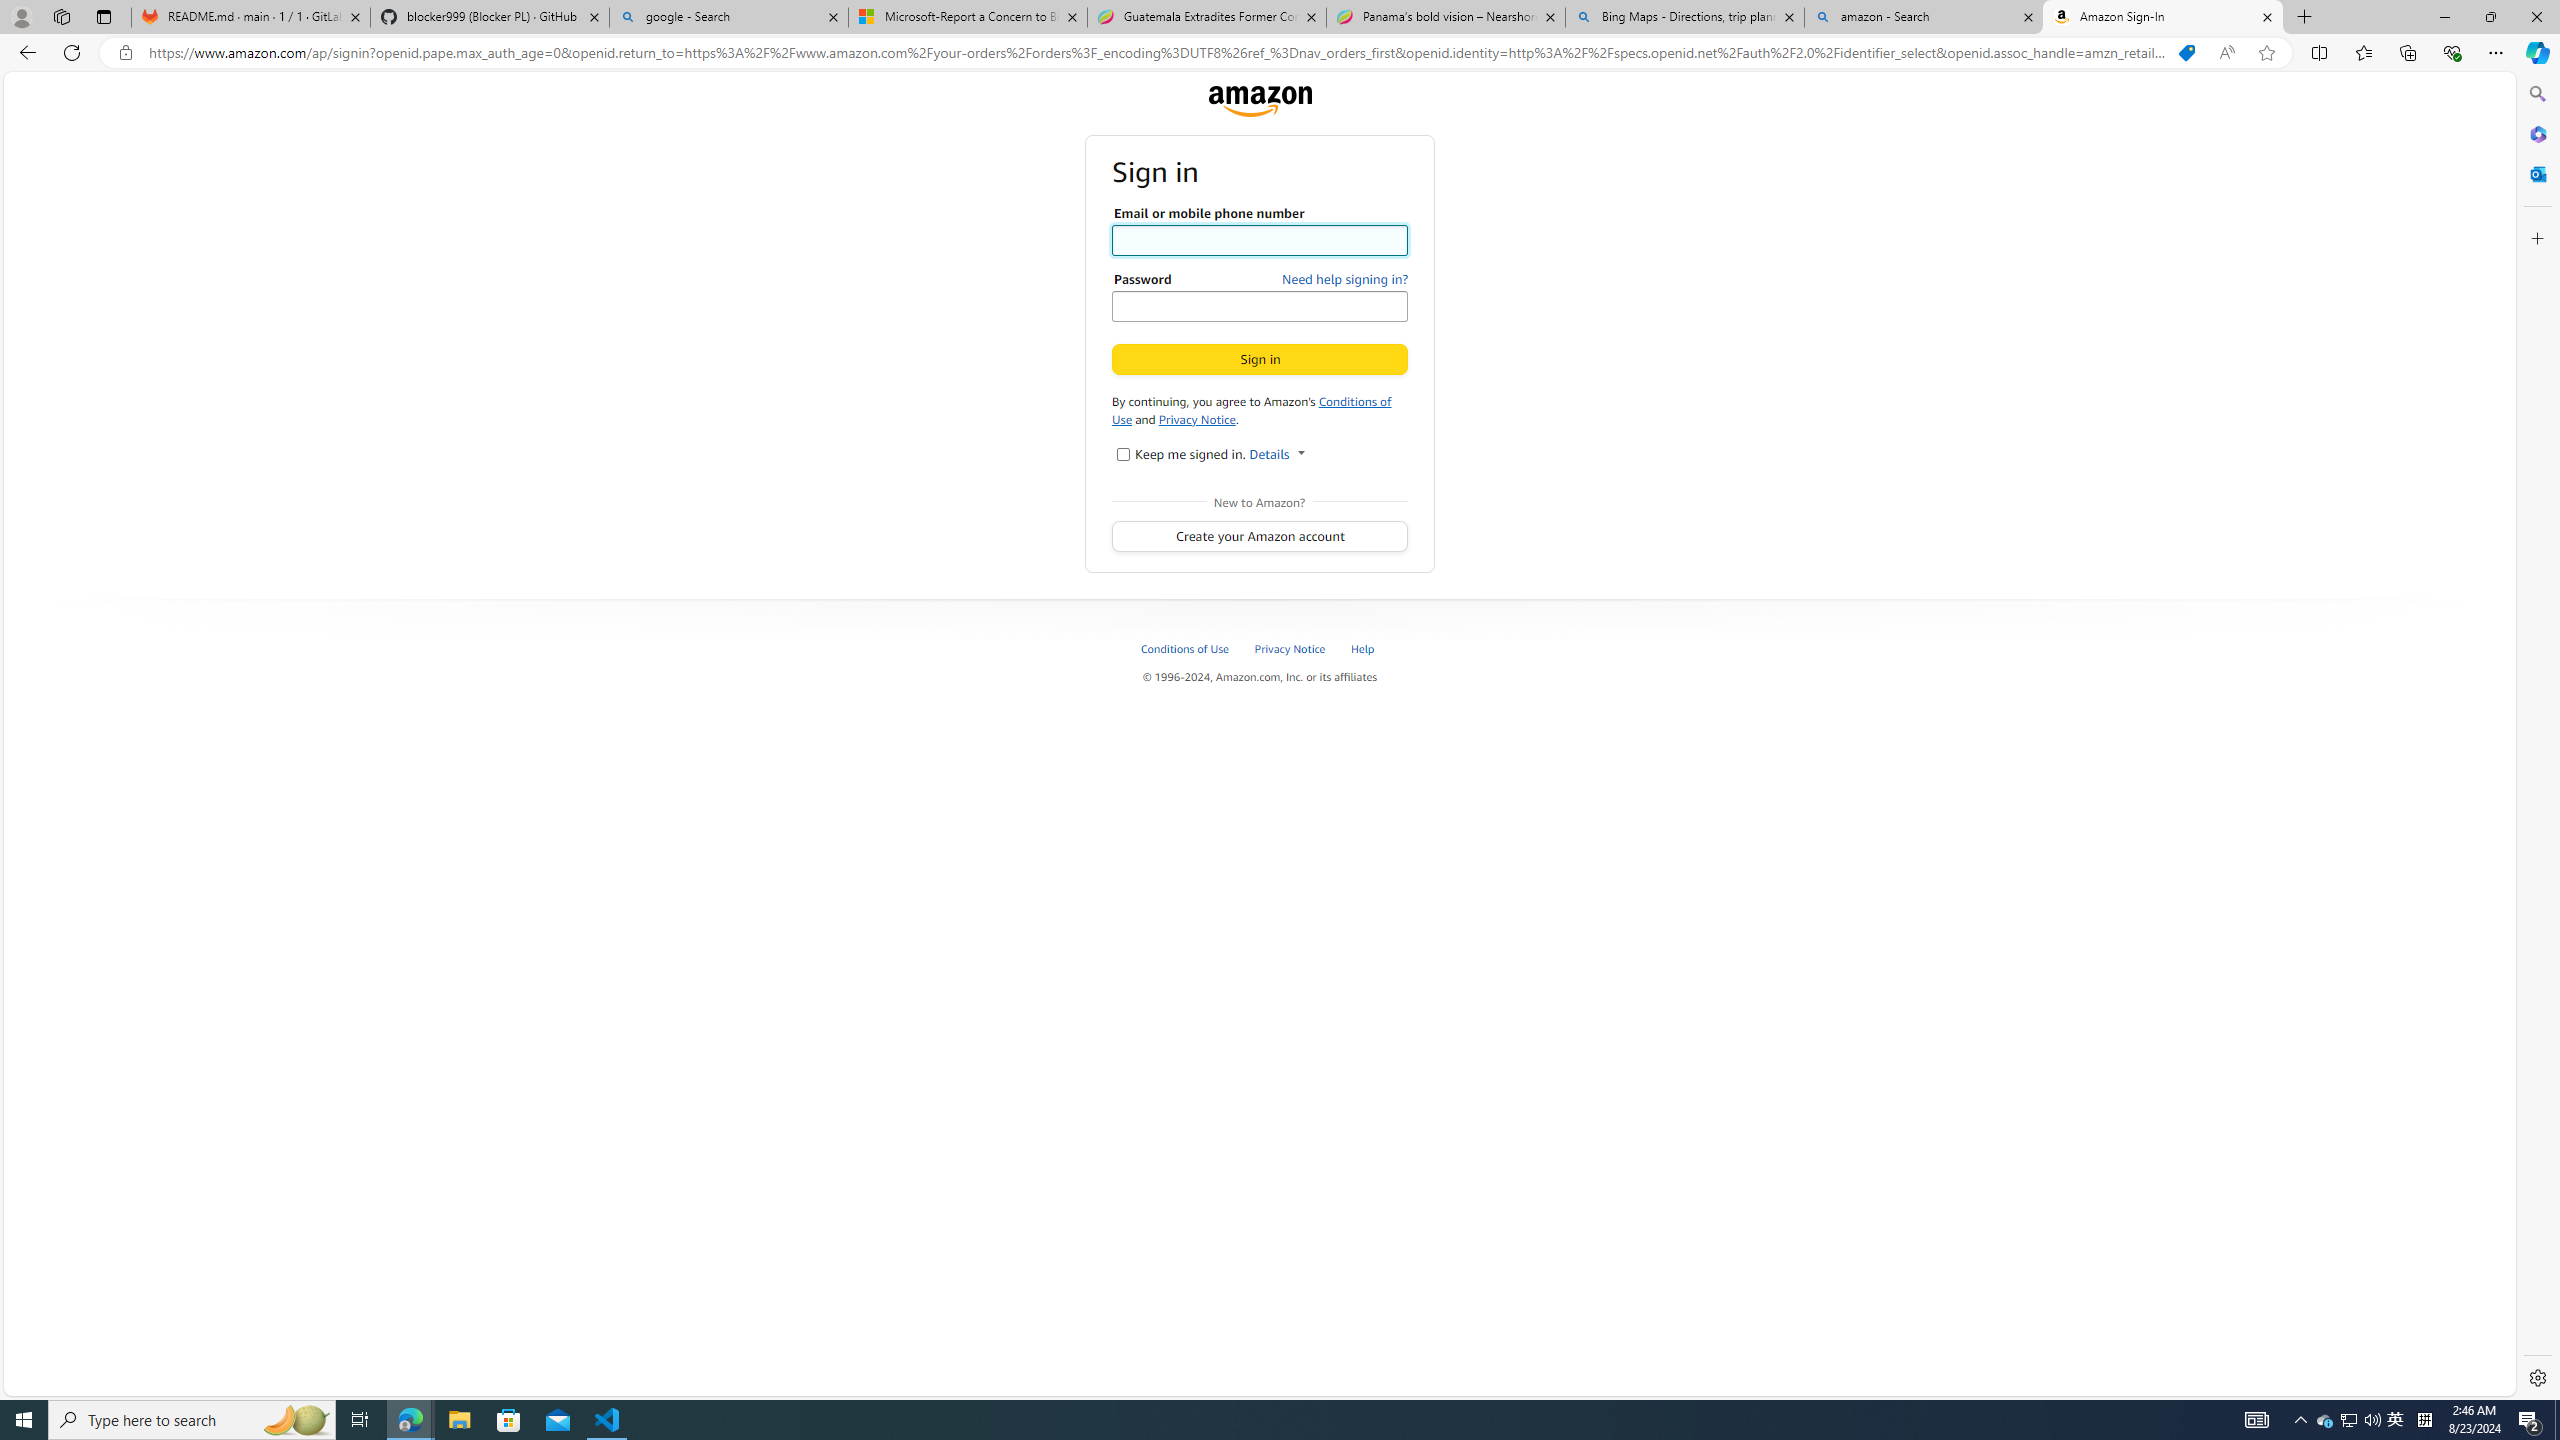 This screenshot has height=1440, width=2560. Describe the element at coordinates (1194, 647) in the screenshot. I see `'Conditions of Use '` at that location.